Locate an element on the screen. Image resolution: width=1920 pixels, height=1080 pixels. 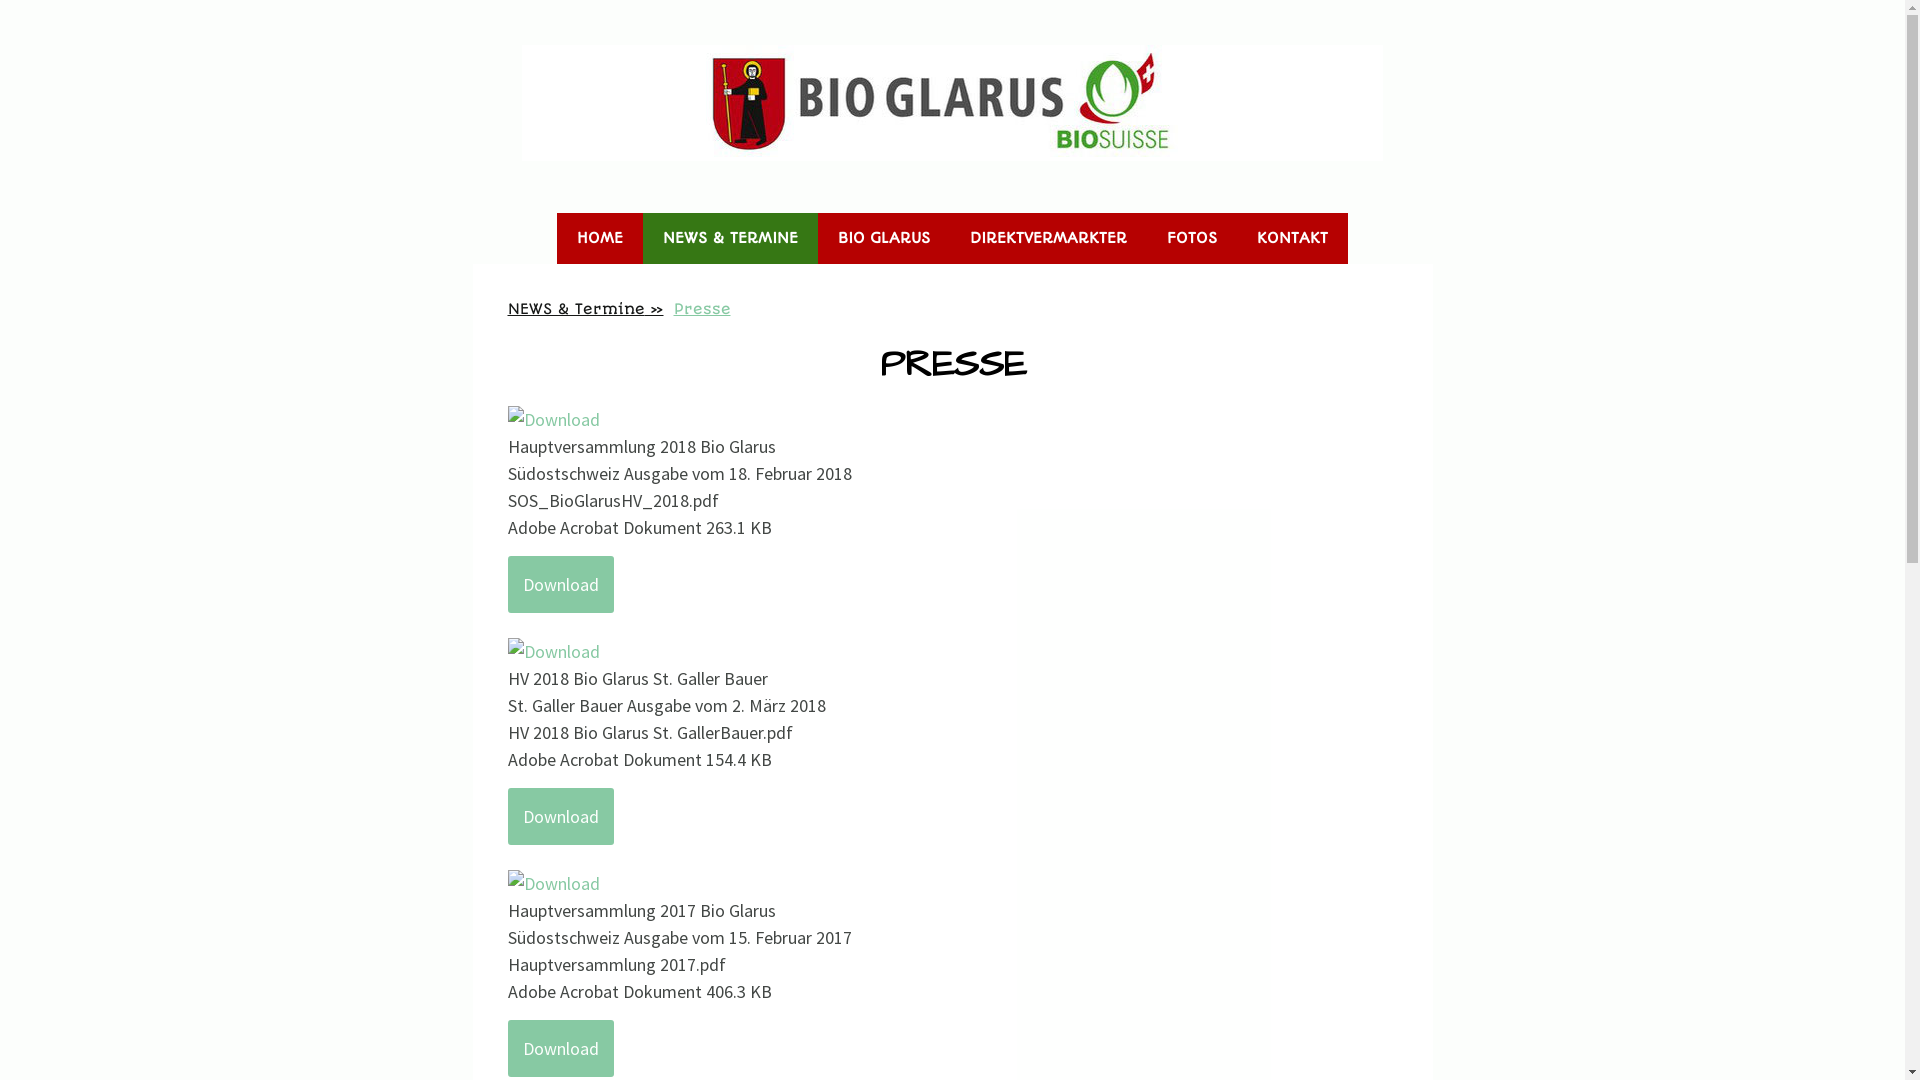
'NEWS & TERMINE' is located at coordinates (729, 237).